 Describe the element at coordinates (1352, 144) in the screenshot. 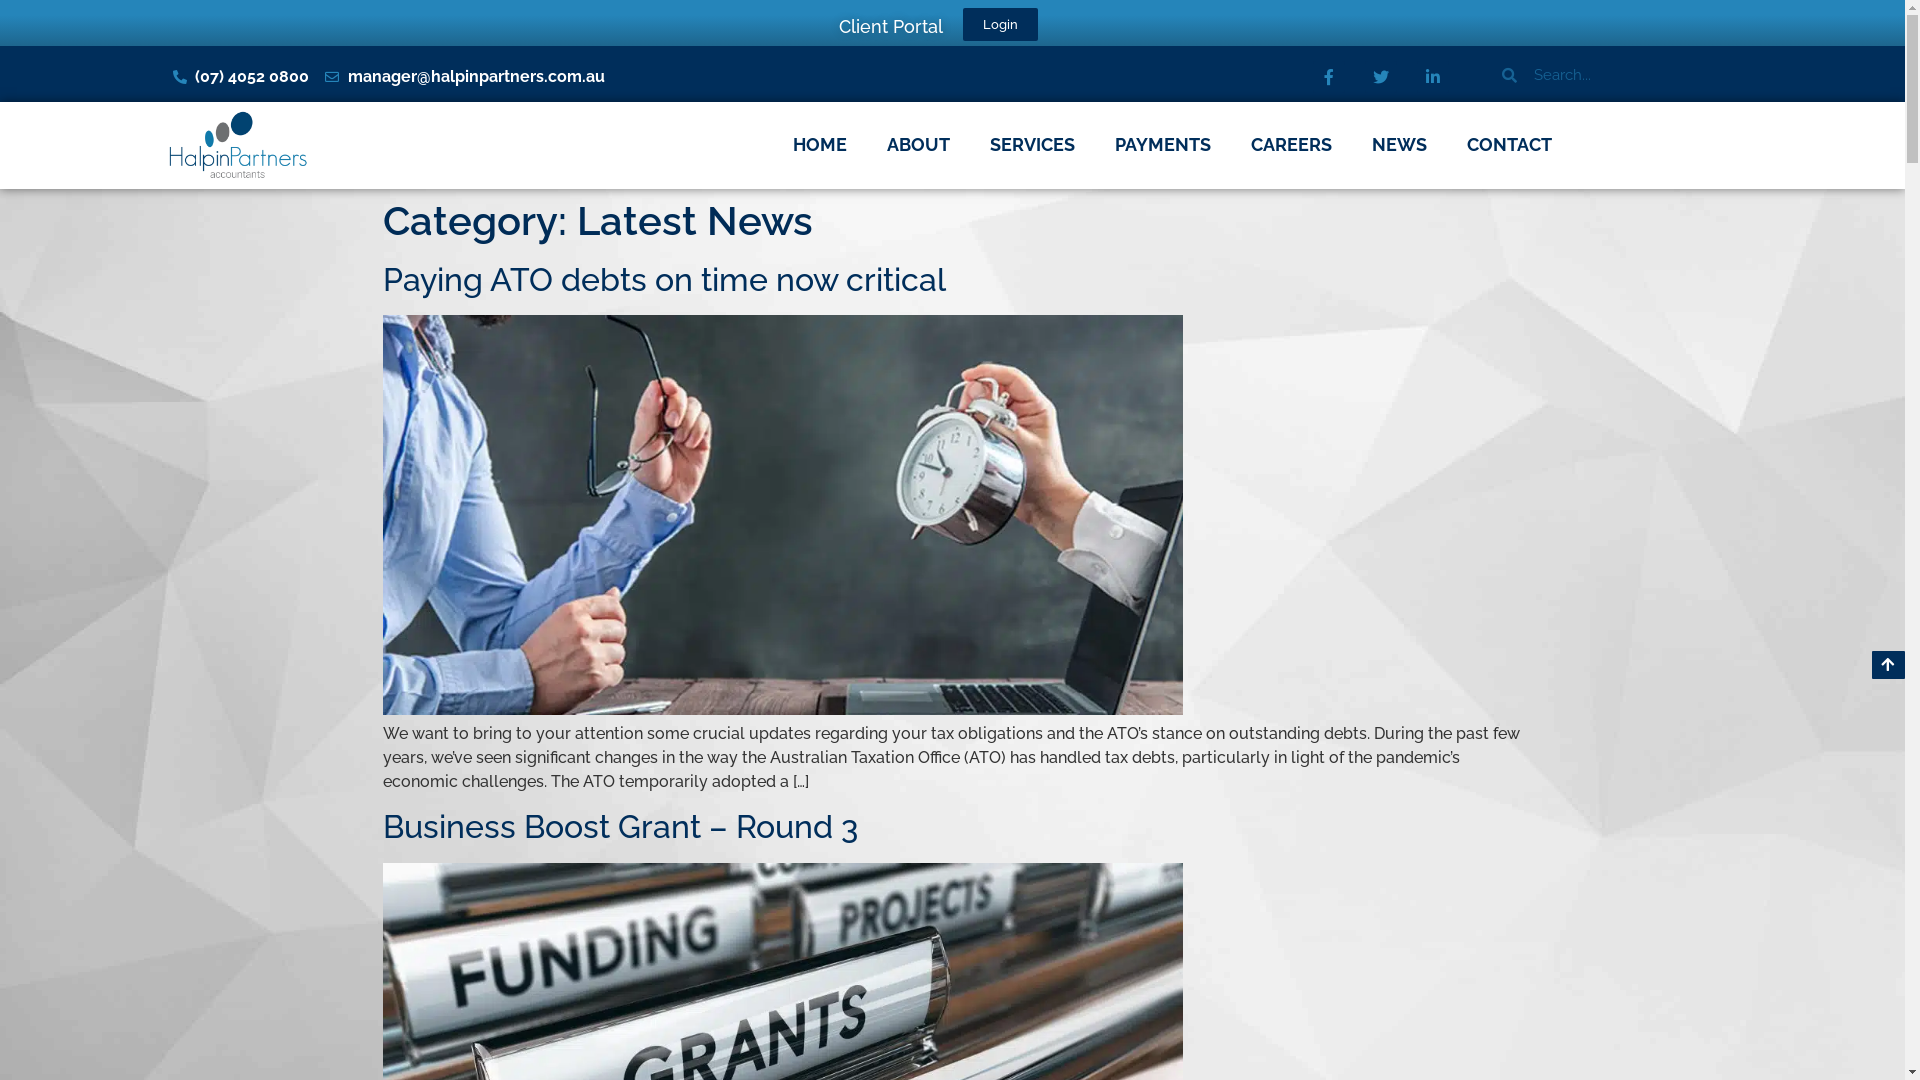

I see `'NEWS'` at that location.